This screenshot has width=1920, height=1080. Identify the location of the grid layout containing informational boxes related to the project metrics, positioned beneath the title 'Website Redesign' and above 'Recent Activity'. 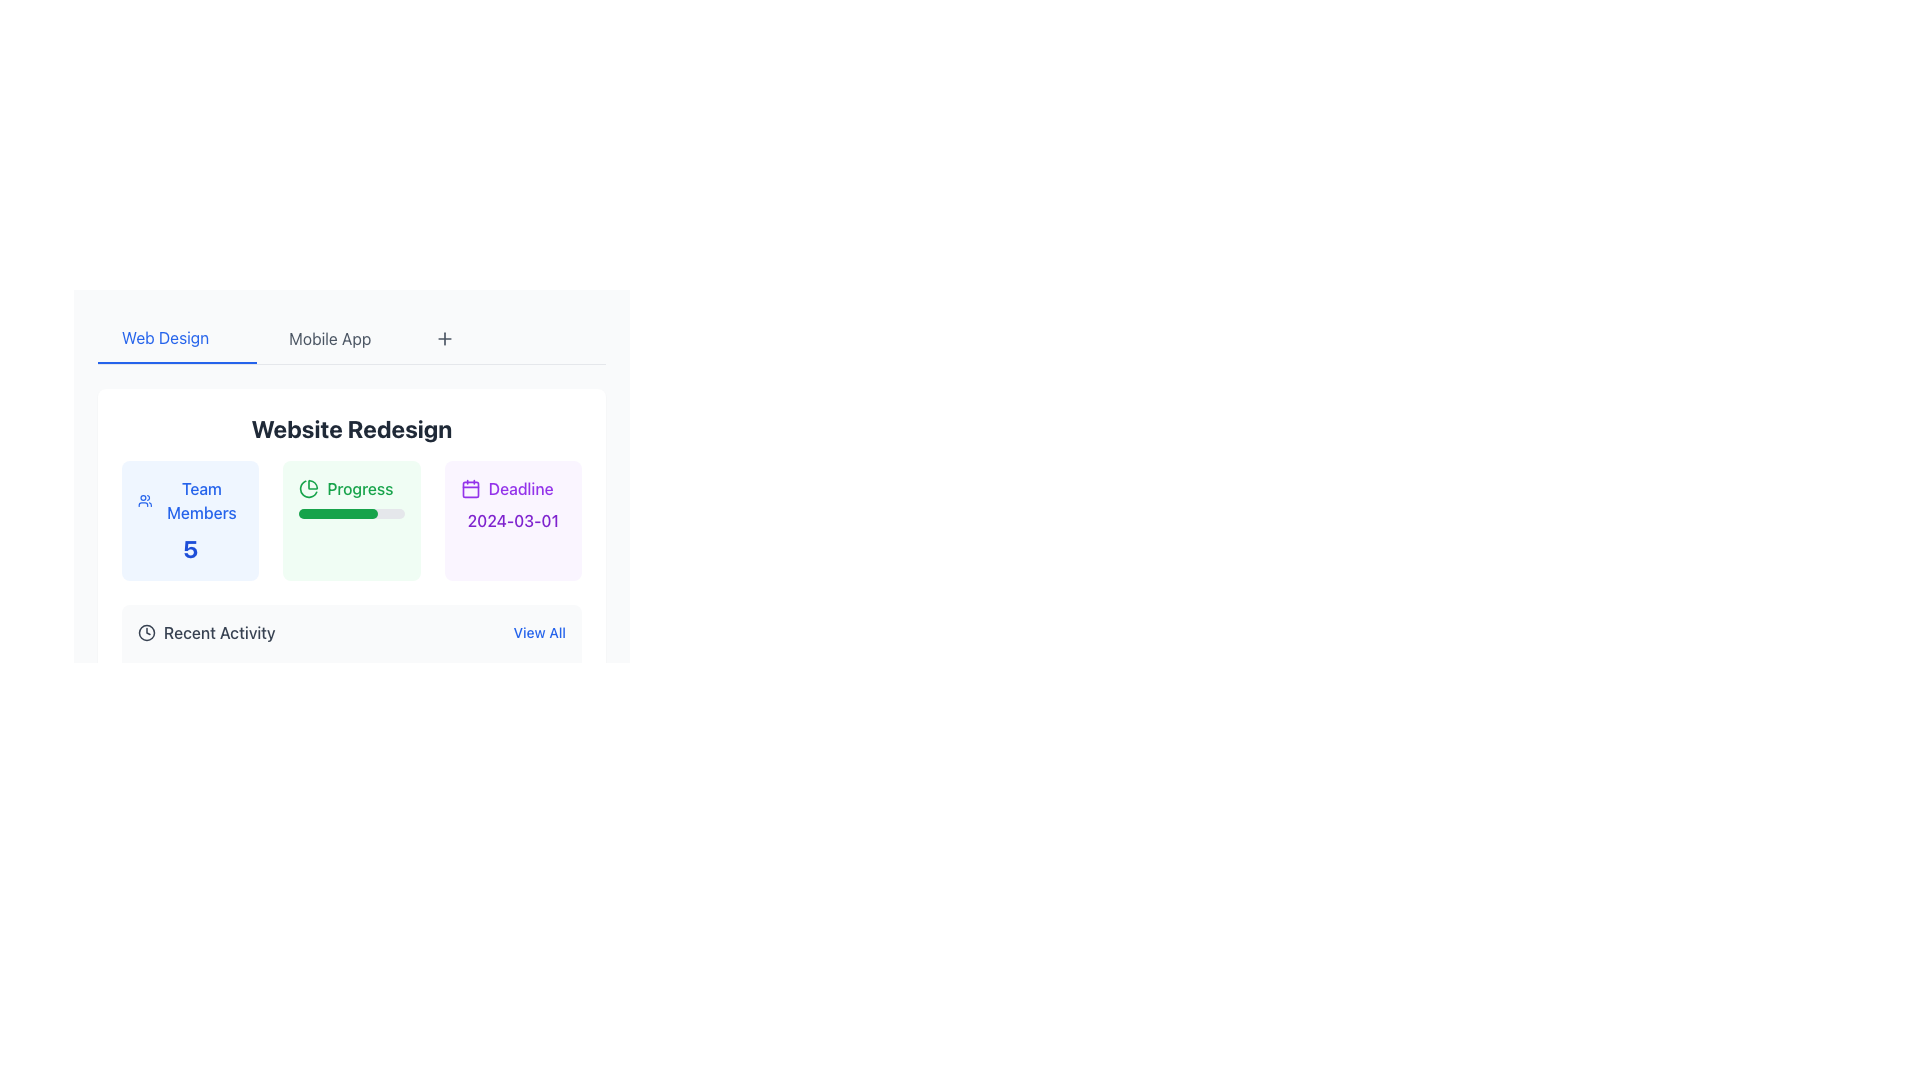
(351, 519).